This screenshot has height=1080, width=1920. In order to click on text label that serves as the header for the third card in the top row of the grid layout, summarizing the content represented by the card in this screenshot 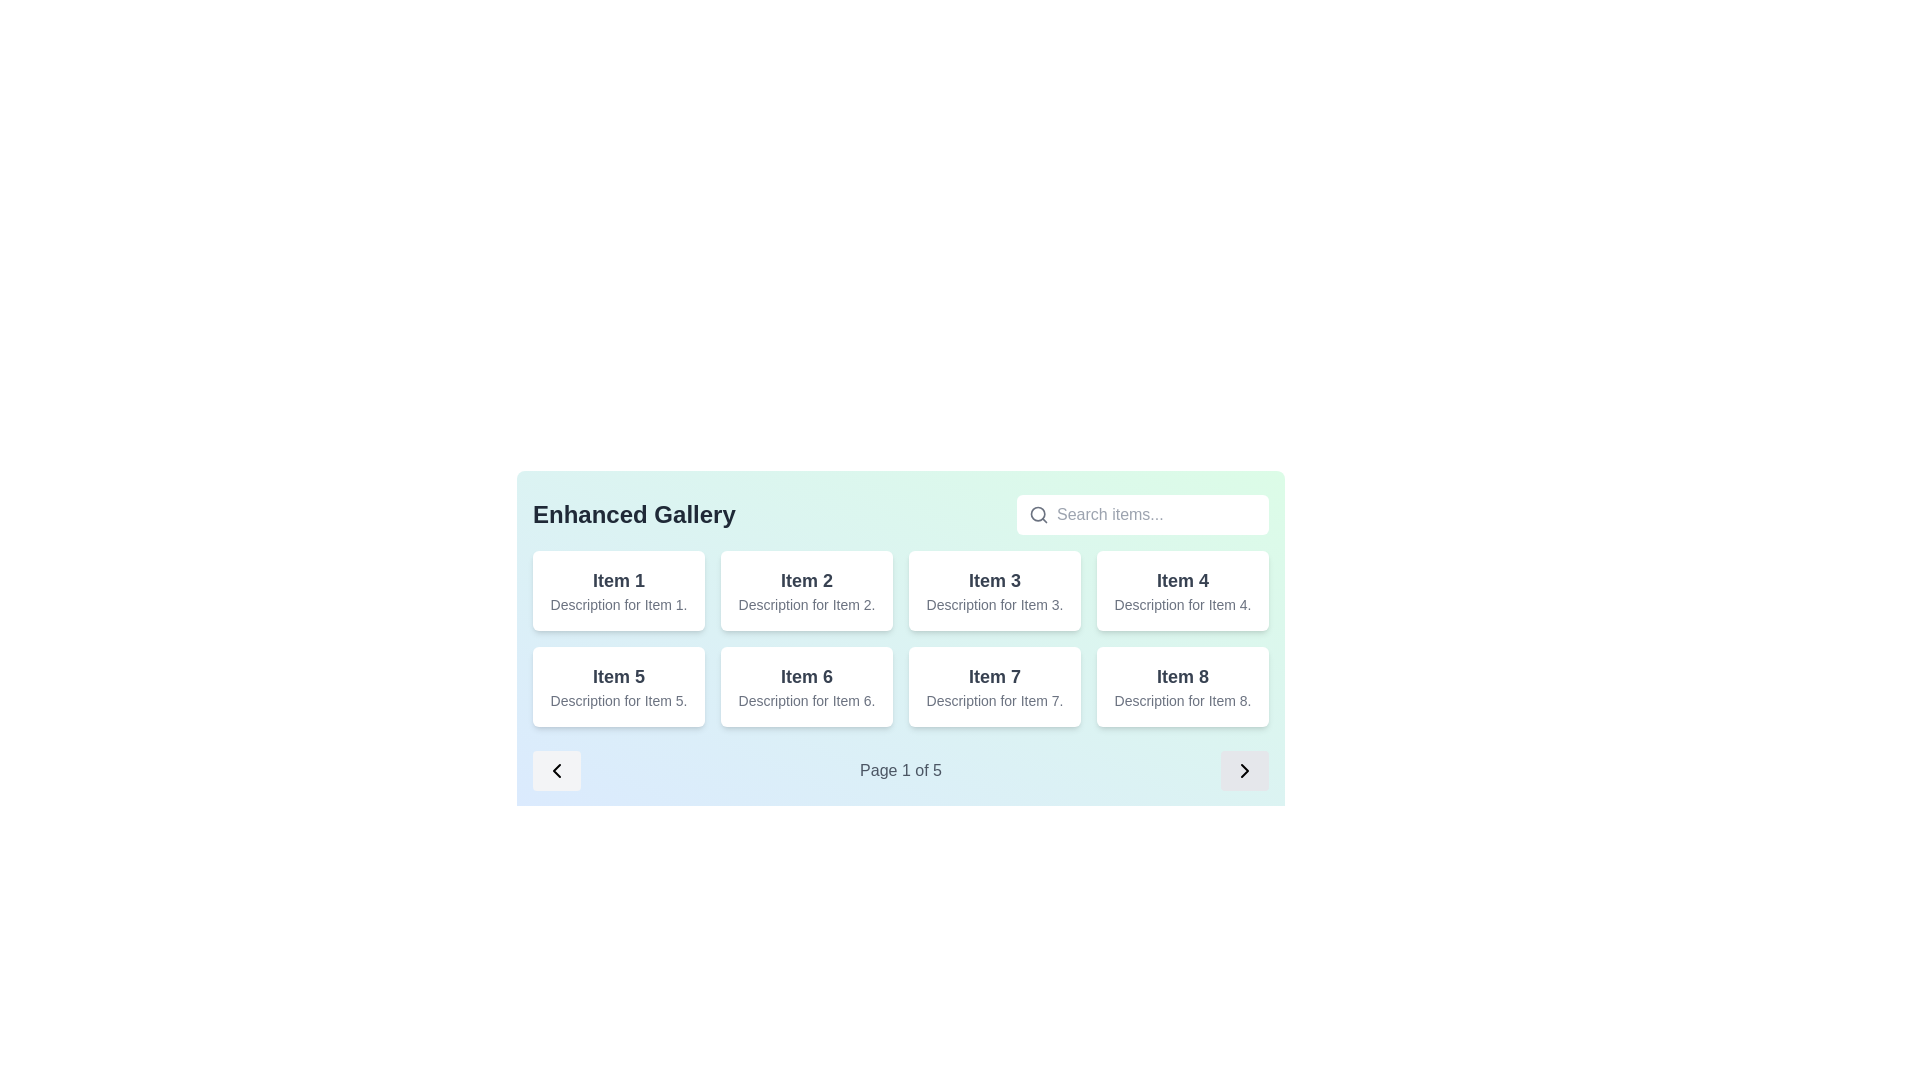, I will do `click(994, 581)`.